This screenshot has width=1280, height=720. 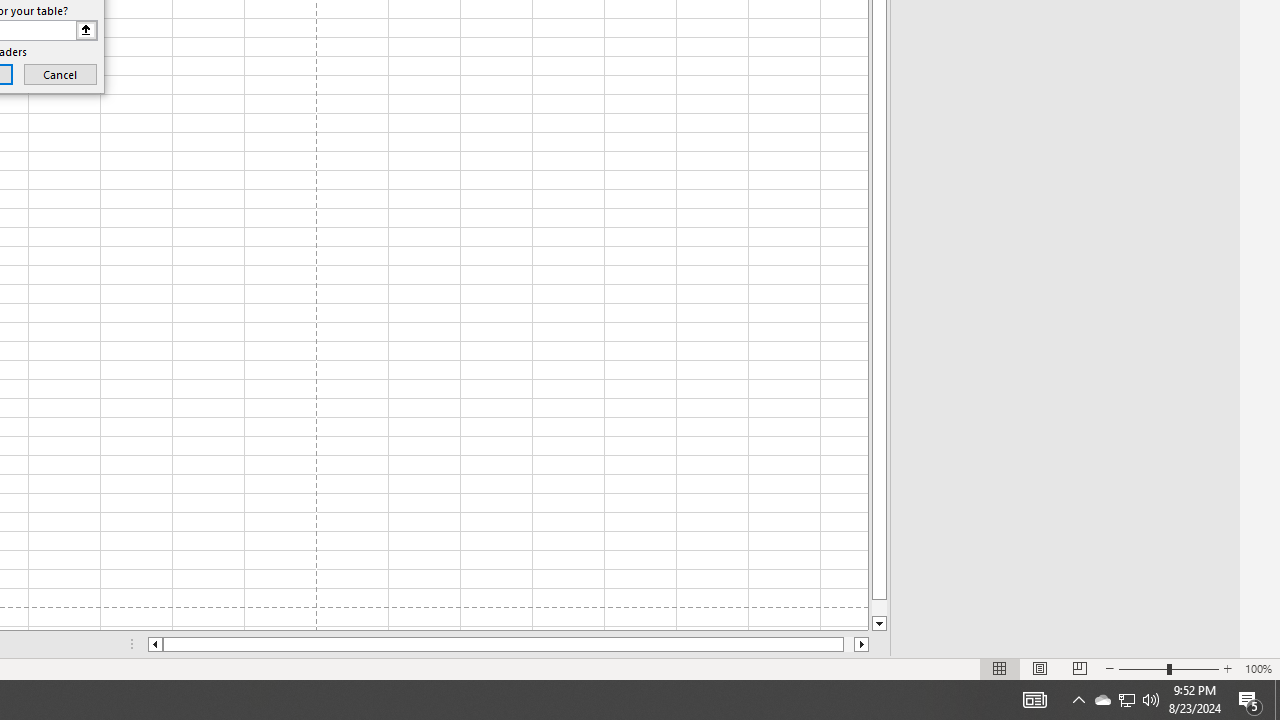 I want to click on 'Column right', so click(x=862, y=644).